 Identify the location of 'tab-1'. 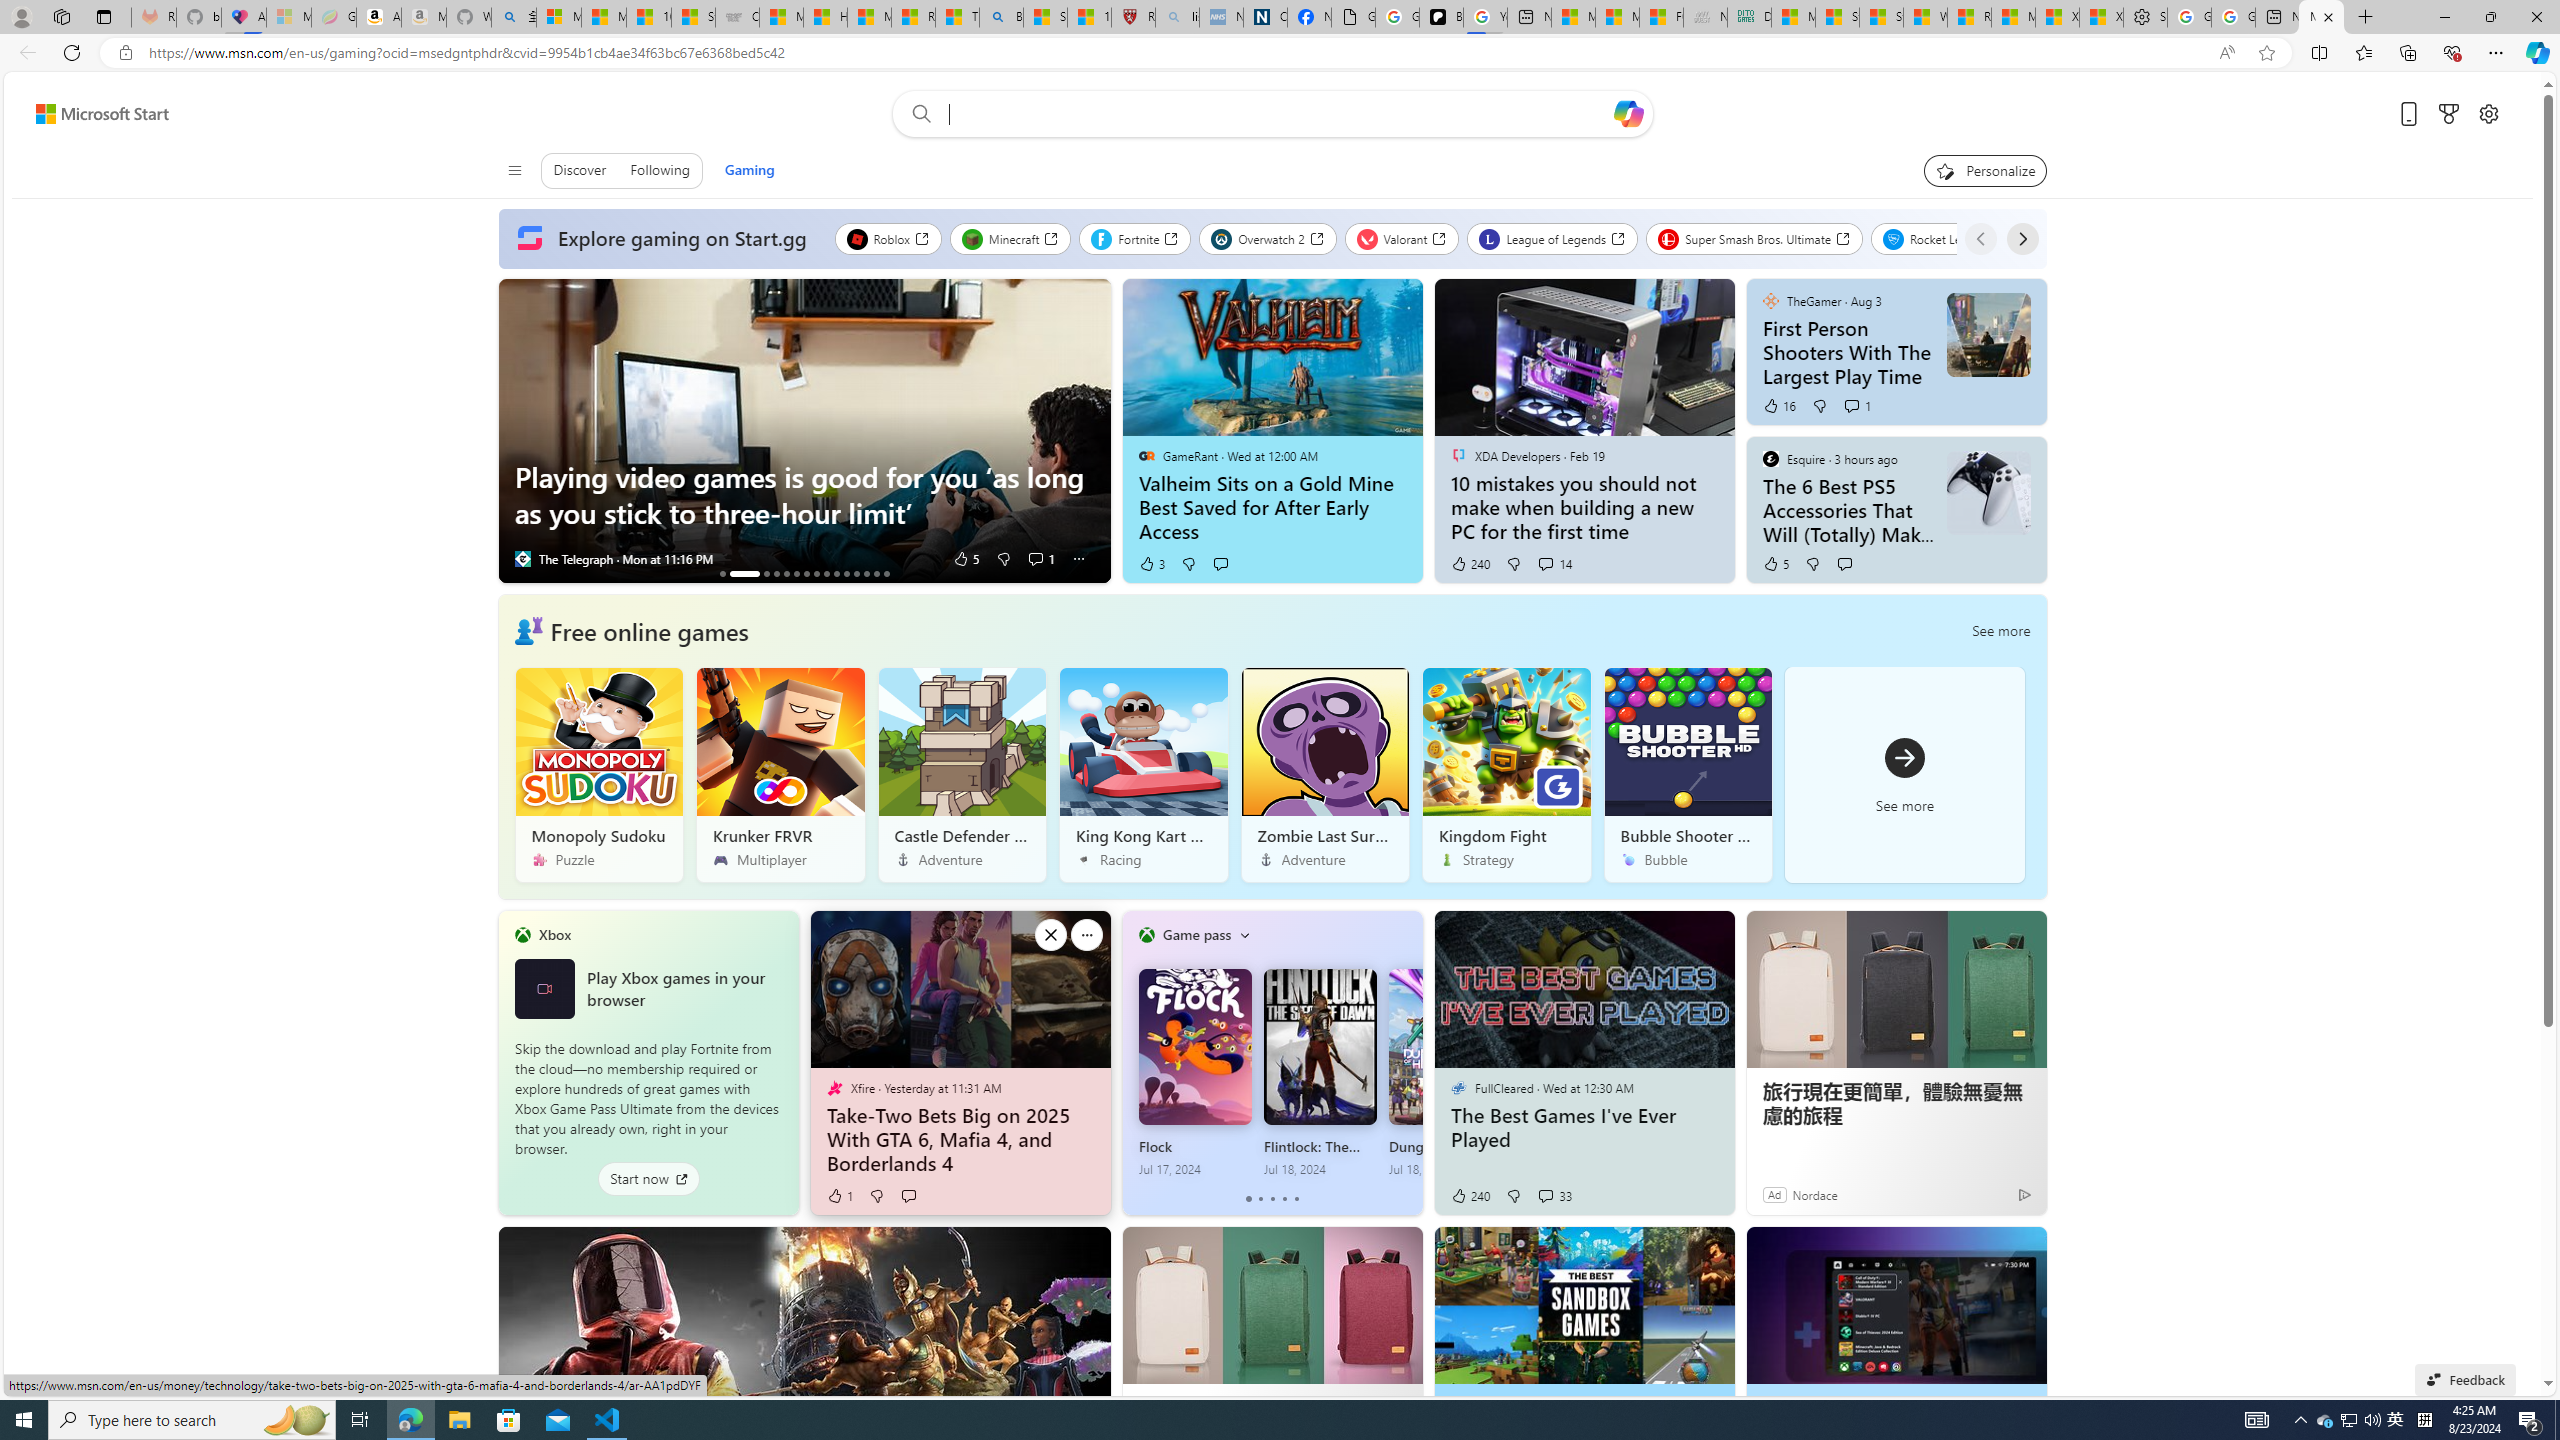
(1259, 1198).